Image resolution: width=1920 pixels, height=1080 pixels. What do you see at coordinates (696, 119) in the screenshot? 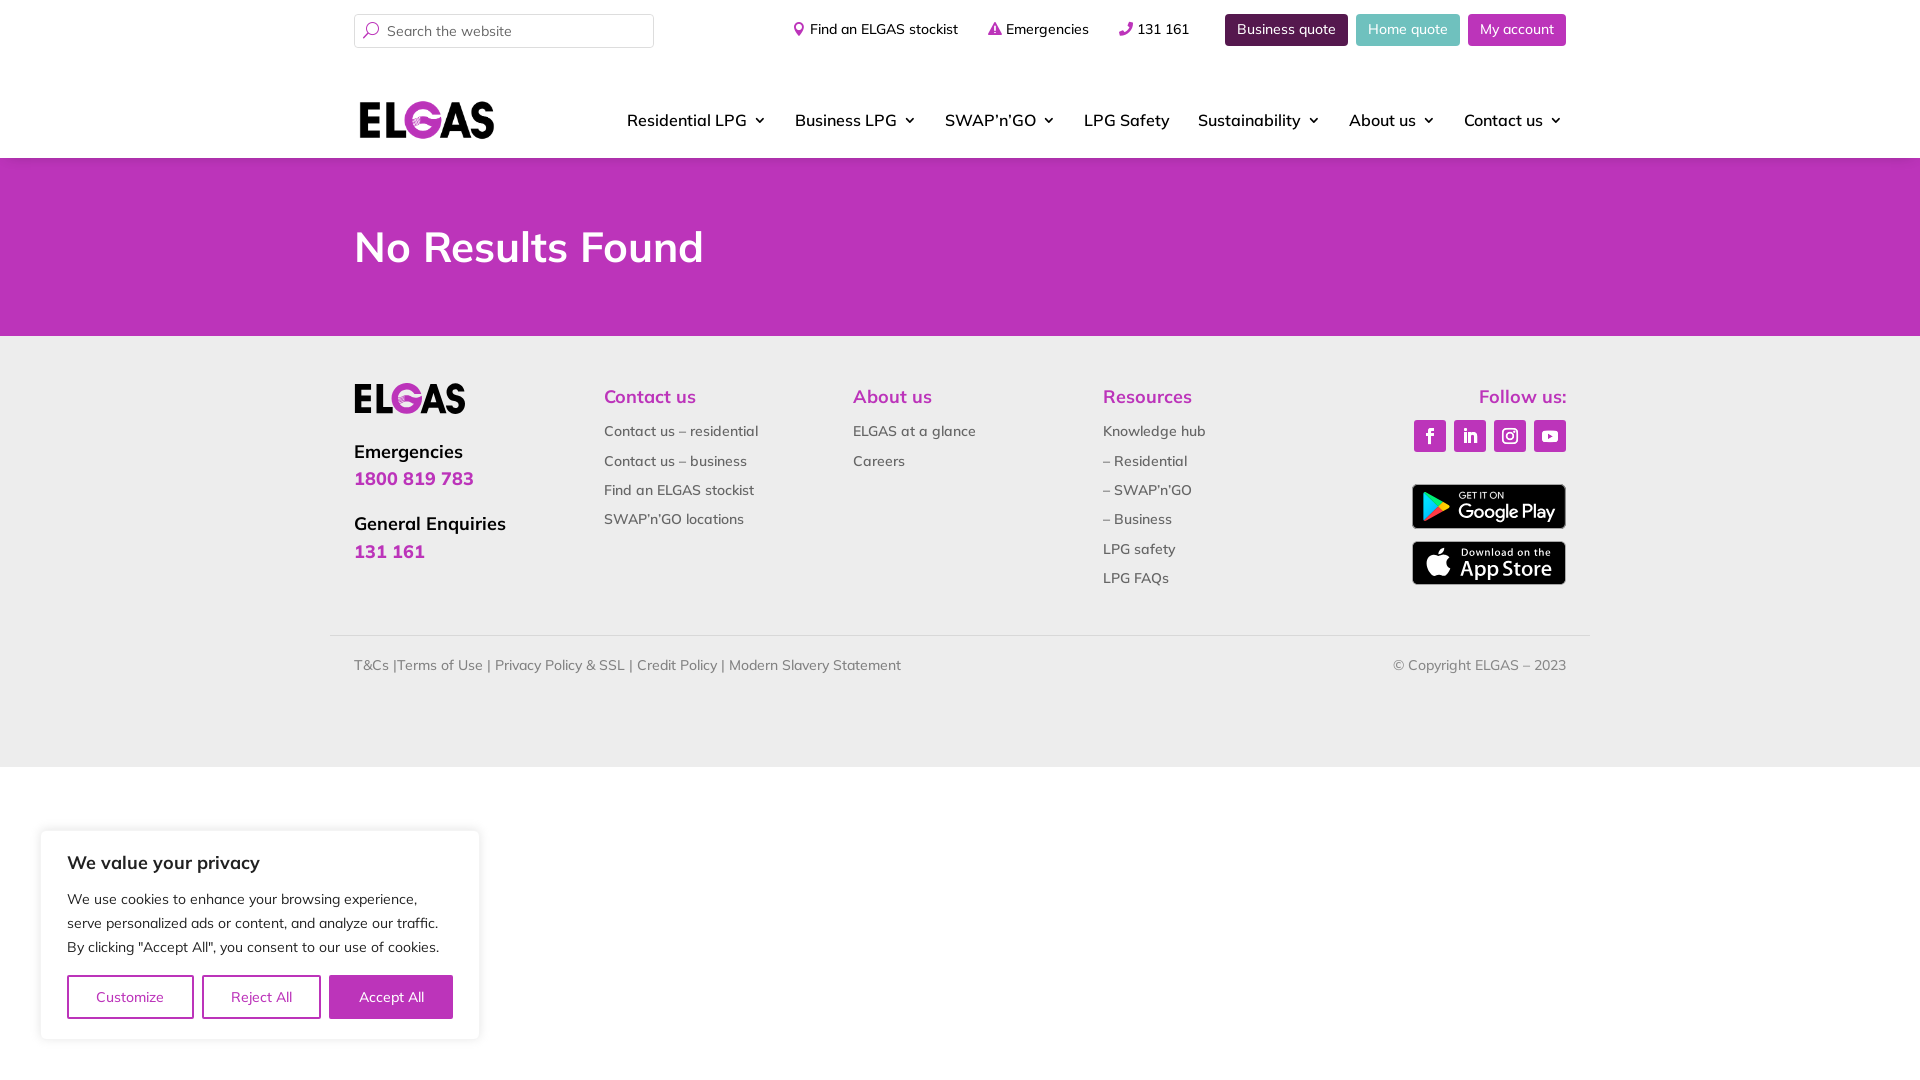
I see `'Residential LPG'` at bounding box center [696, 119].